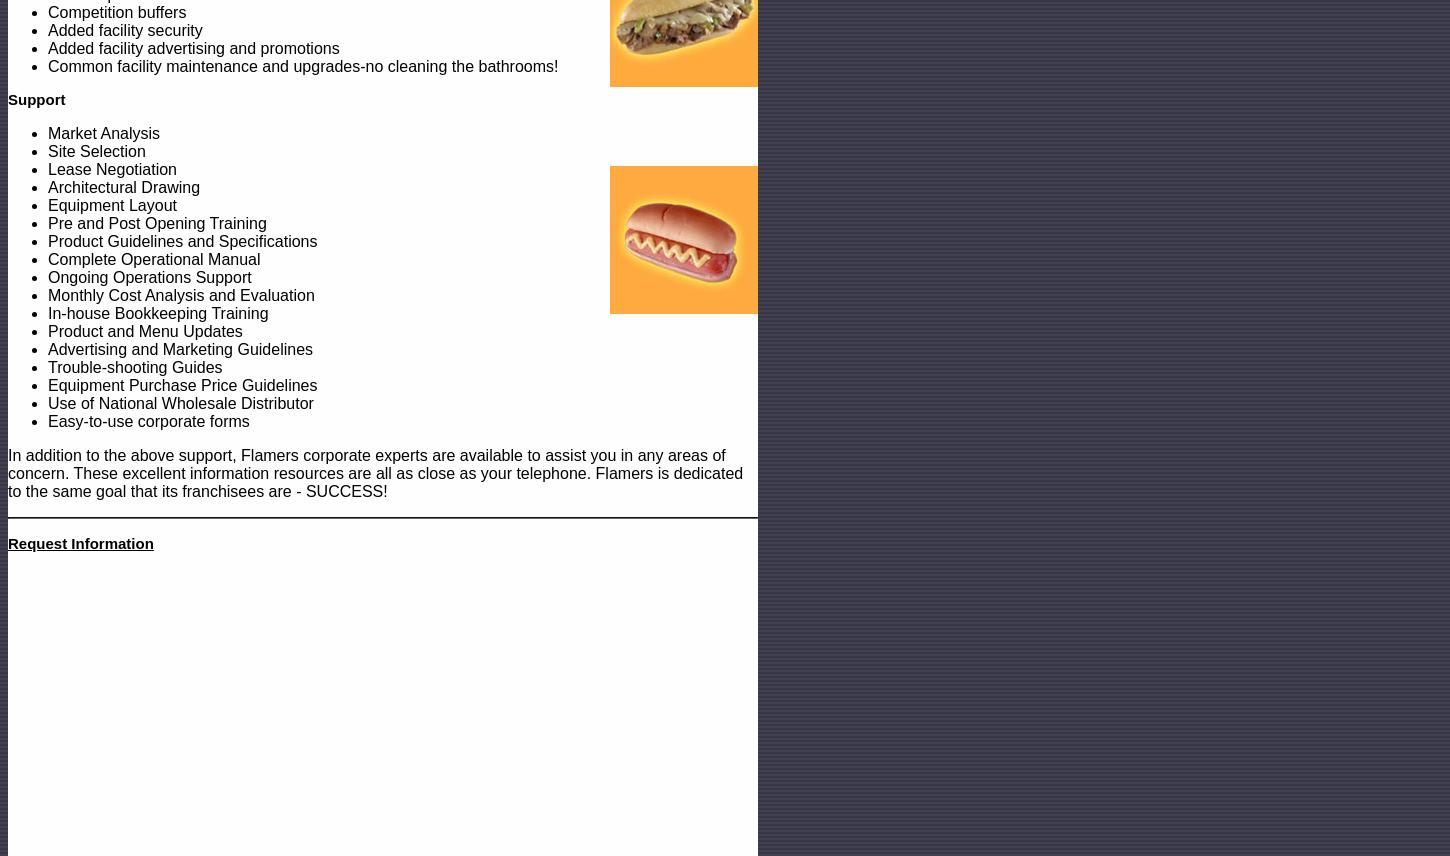 The image size is (1450, 856). Describe the element at coordinates (47, 132) in the screenshot. I see `'Market Analysis'` at that location.